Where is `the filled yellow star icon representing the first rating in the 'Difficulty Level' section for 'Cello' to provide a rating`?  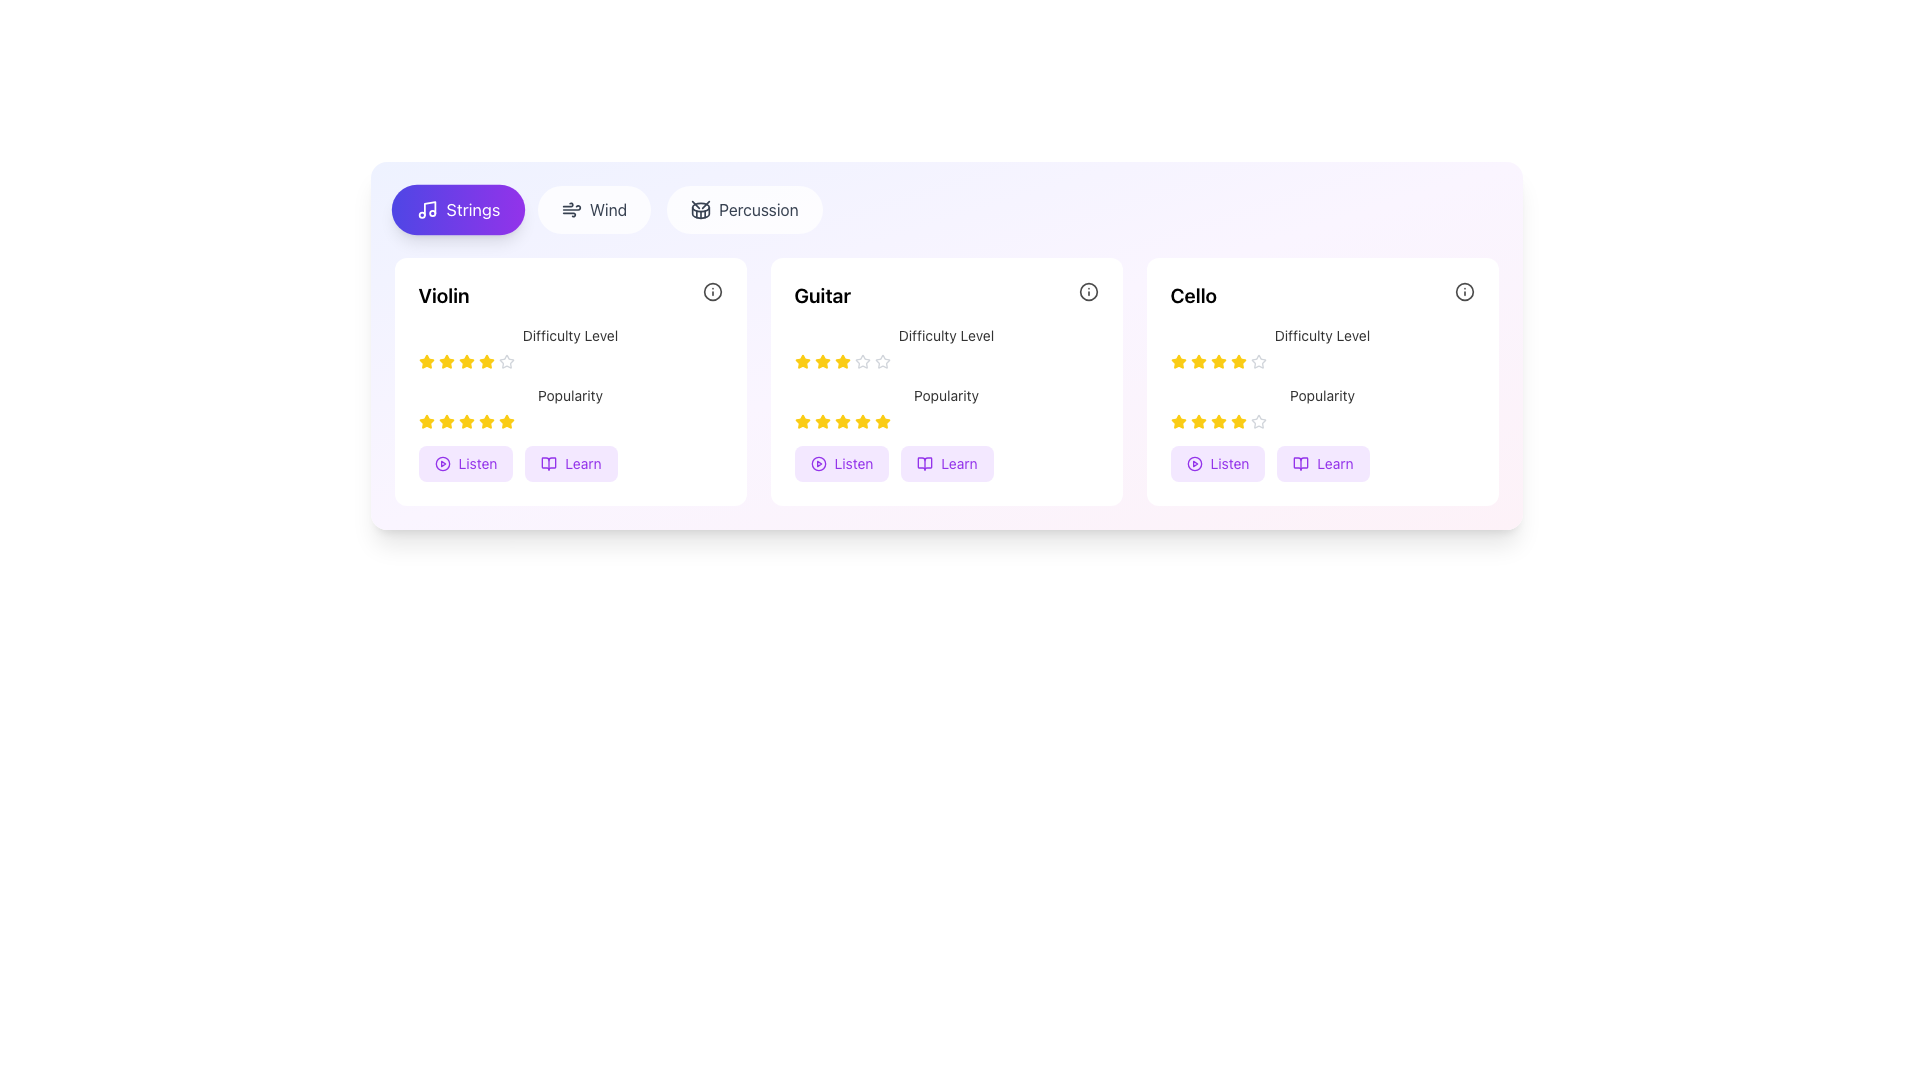 the filled yellow star icon representing the first rating in the 'Difficulty Level' section for 'Cello' to provide a rating is located at coordinates (1177, 361).